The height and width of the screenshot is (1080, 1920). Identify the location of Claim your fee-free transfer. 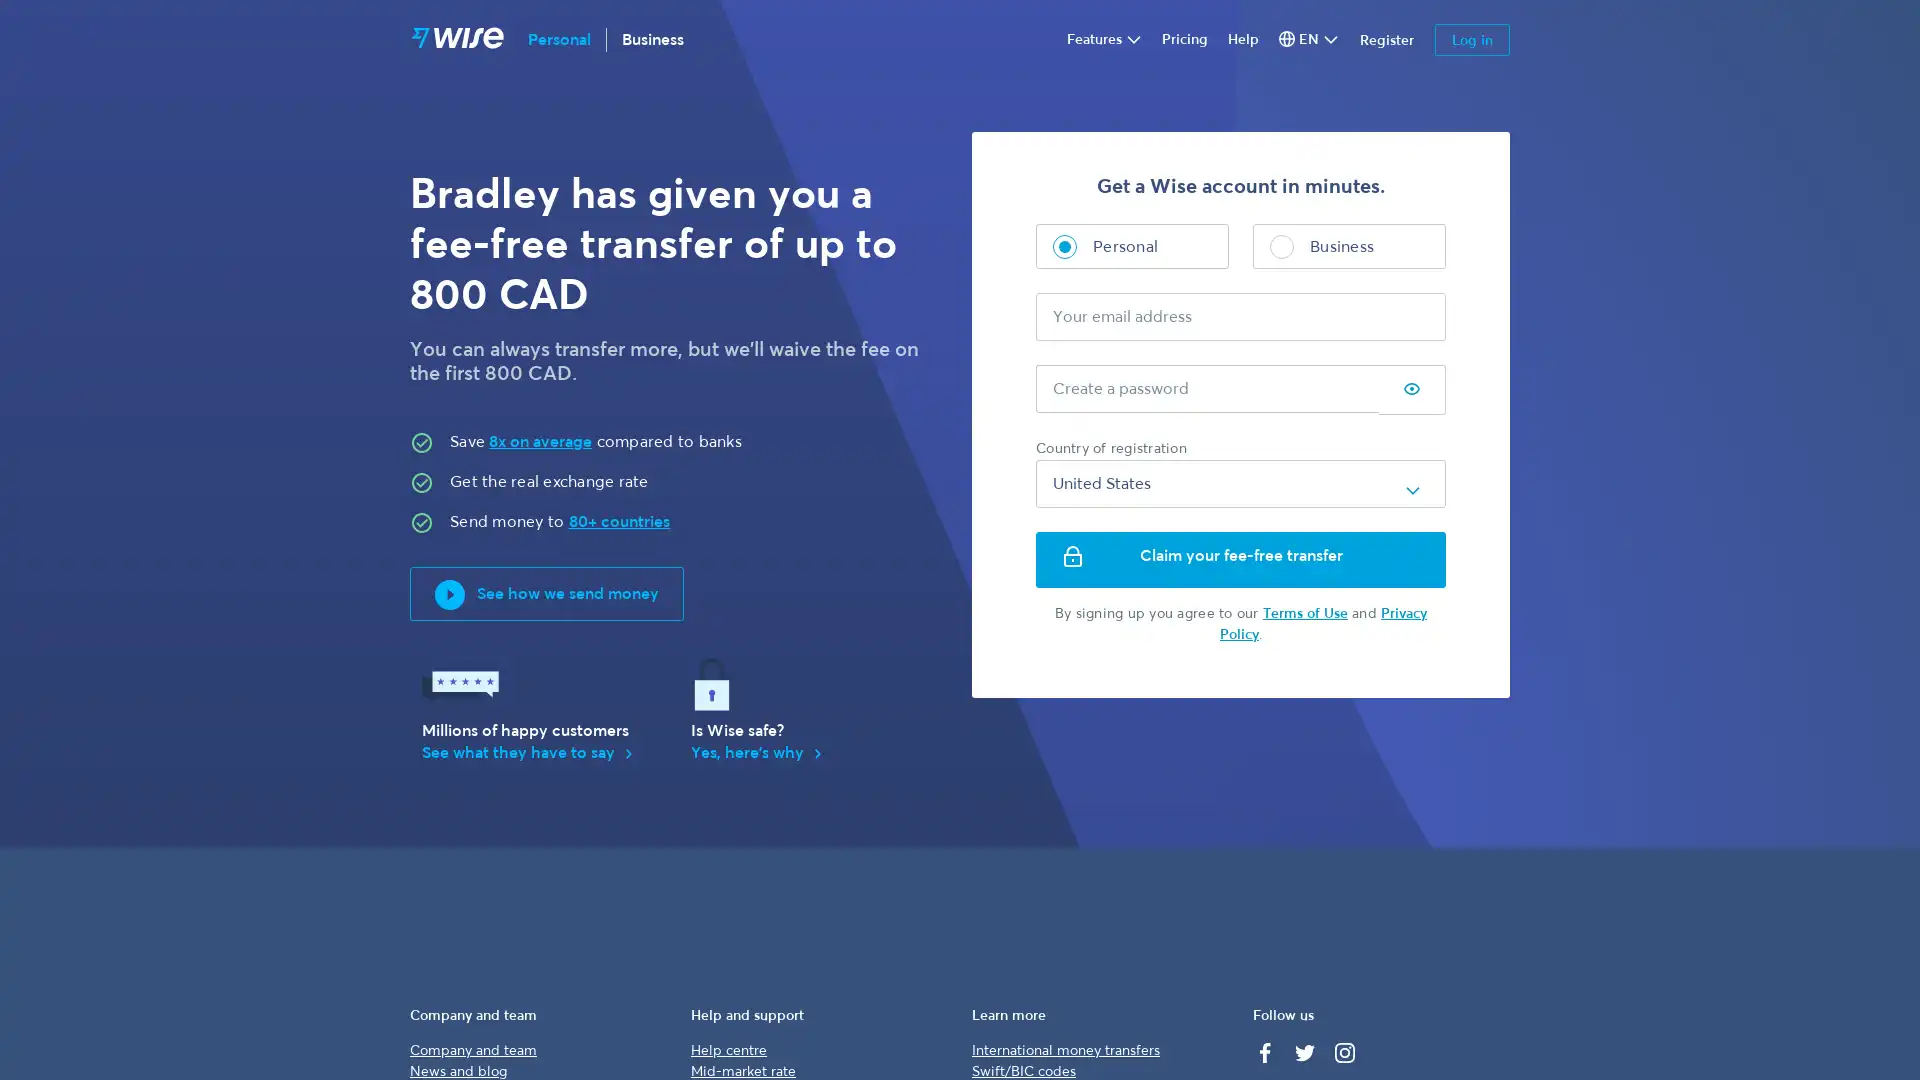
(1240, 559).